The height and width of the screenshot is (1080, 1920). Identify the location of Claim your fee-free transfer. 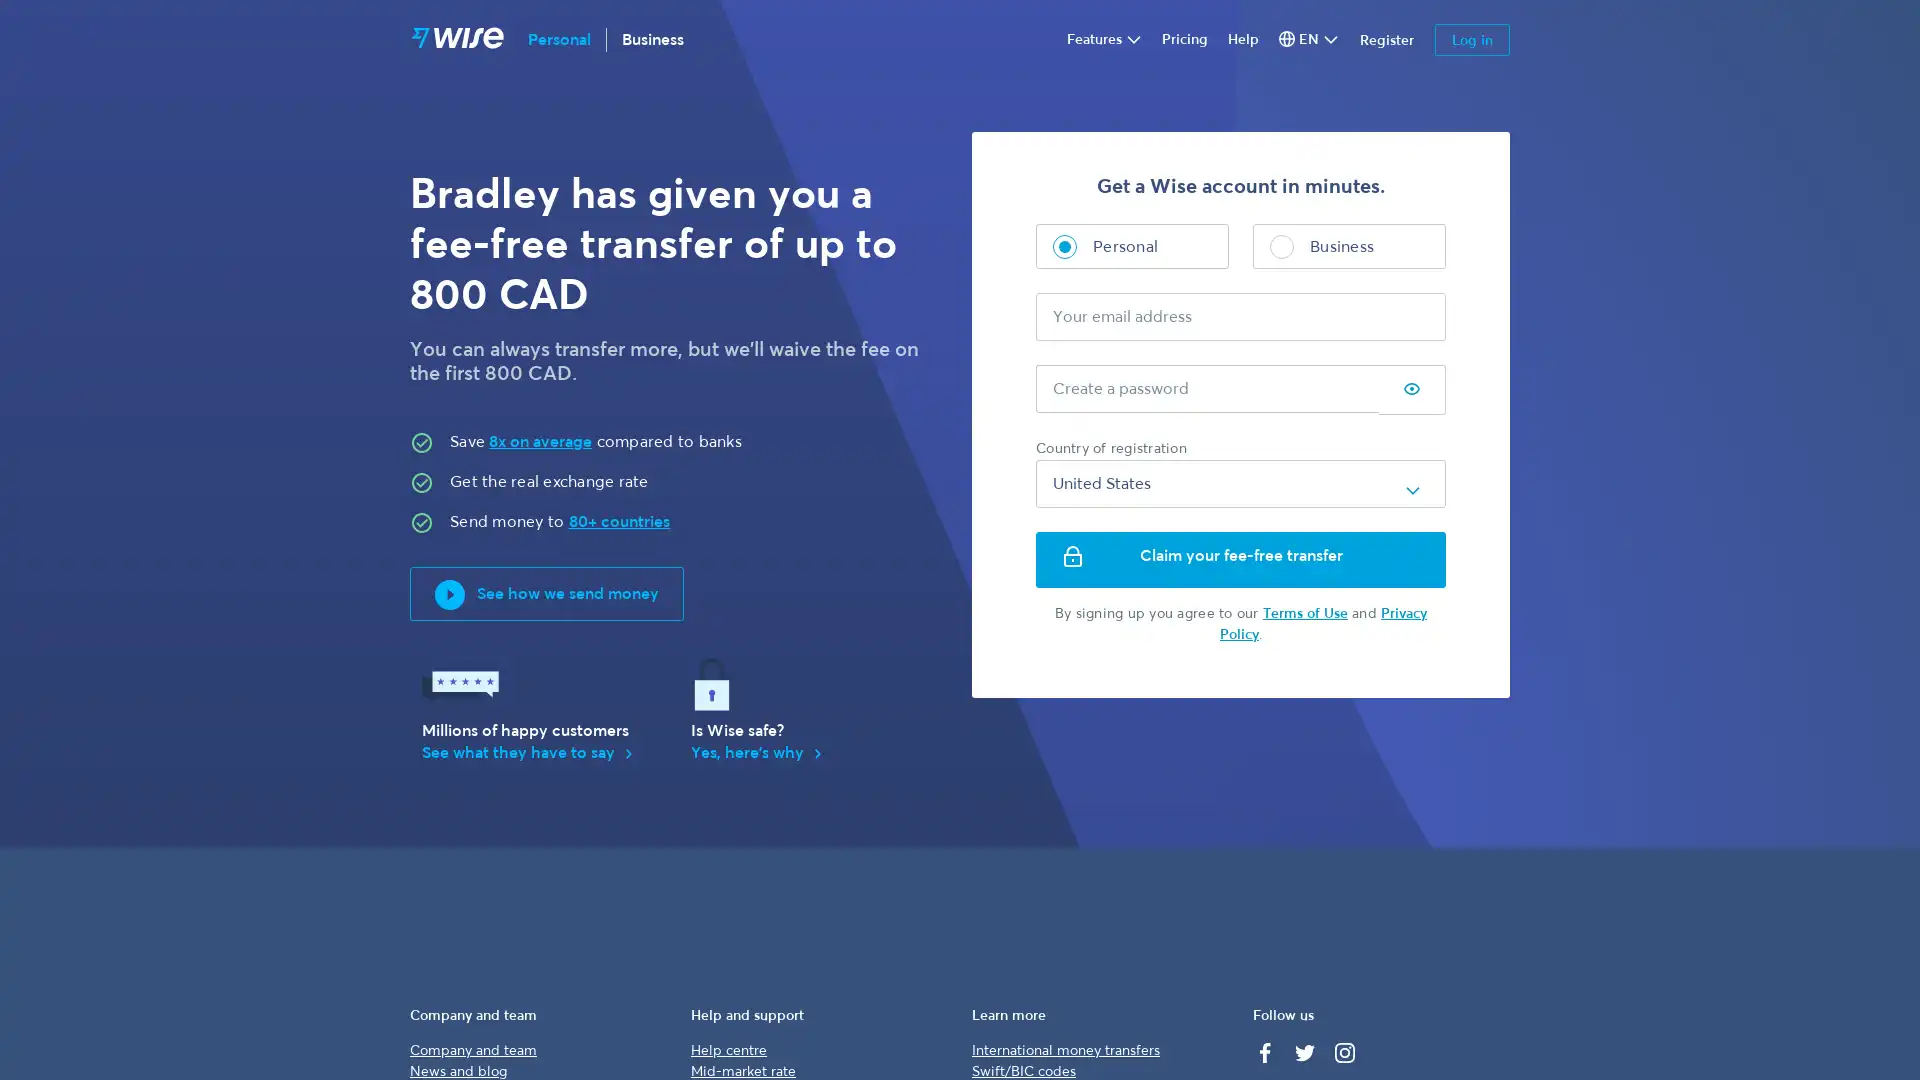
(1240, 559).